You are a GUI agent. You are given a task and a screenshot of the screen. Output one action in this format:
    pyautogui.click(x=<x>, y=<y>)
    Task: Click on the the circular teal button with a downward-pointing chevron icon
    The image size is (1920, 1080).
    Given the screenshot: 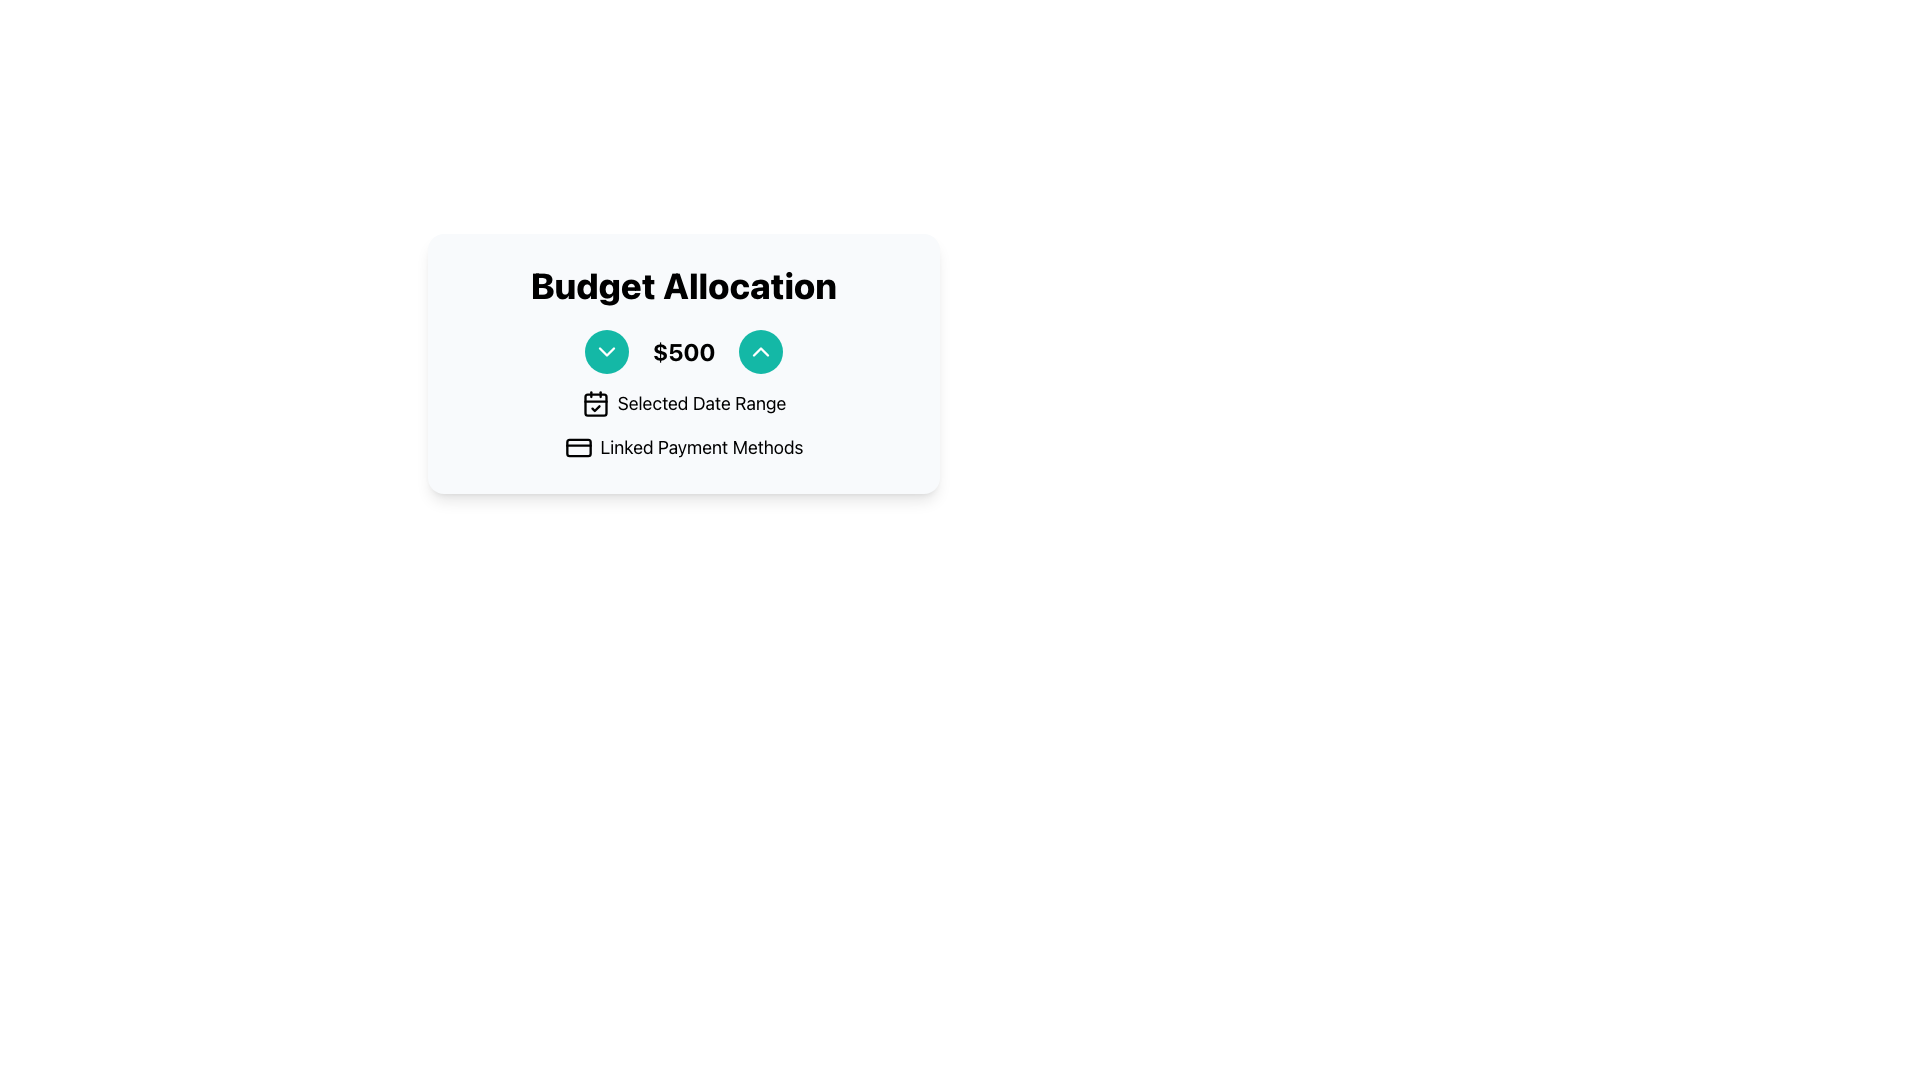 What is the action you would take?
    pyautogui.click(x=605, y=350)
    